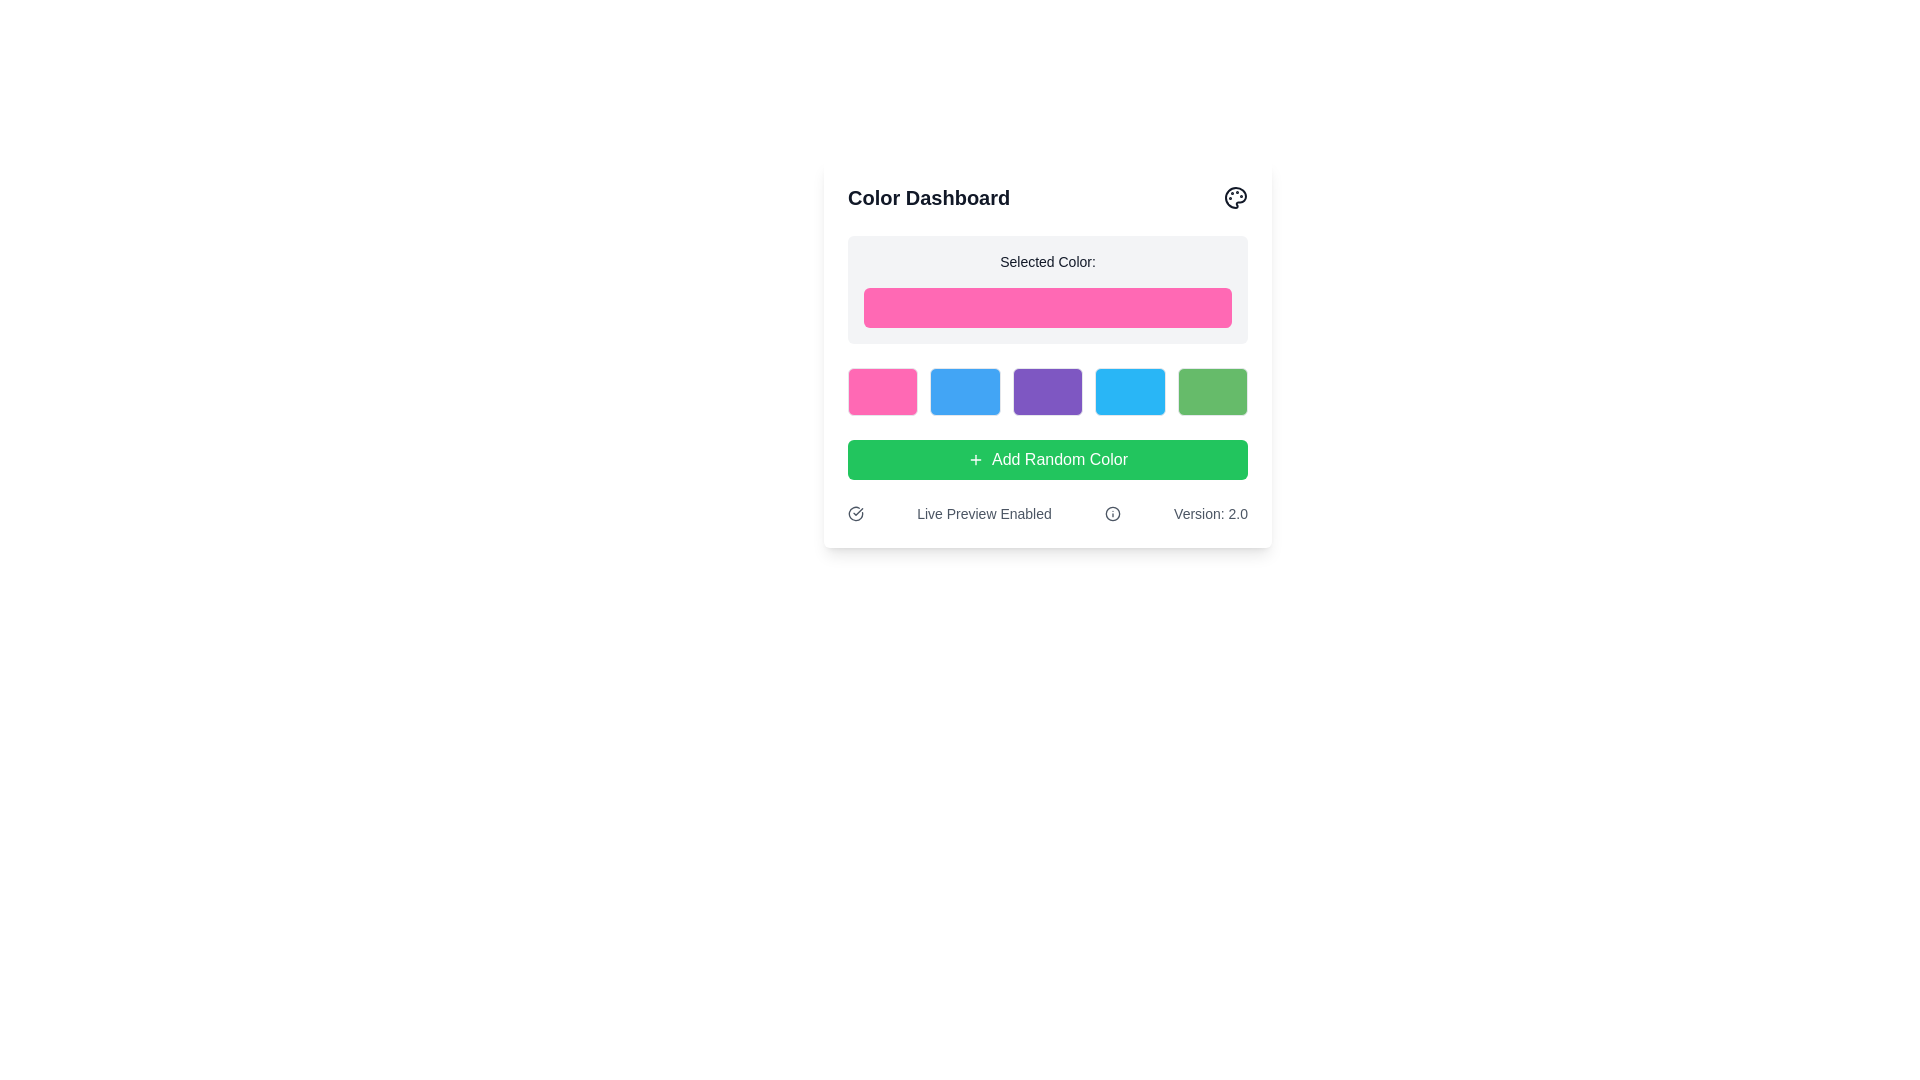 This screenshot has height=1080, width=1920. I want to click on the colored block in the color selection grid, which is the third block in the row directly below the 'Selected Color:' section, so click(1046, 392).